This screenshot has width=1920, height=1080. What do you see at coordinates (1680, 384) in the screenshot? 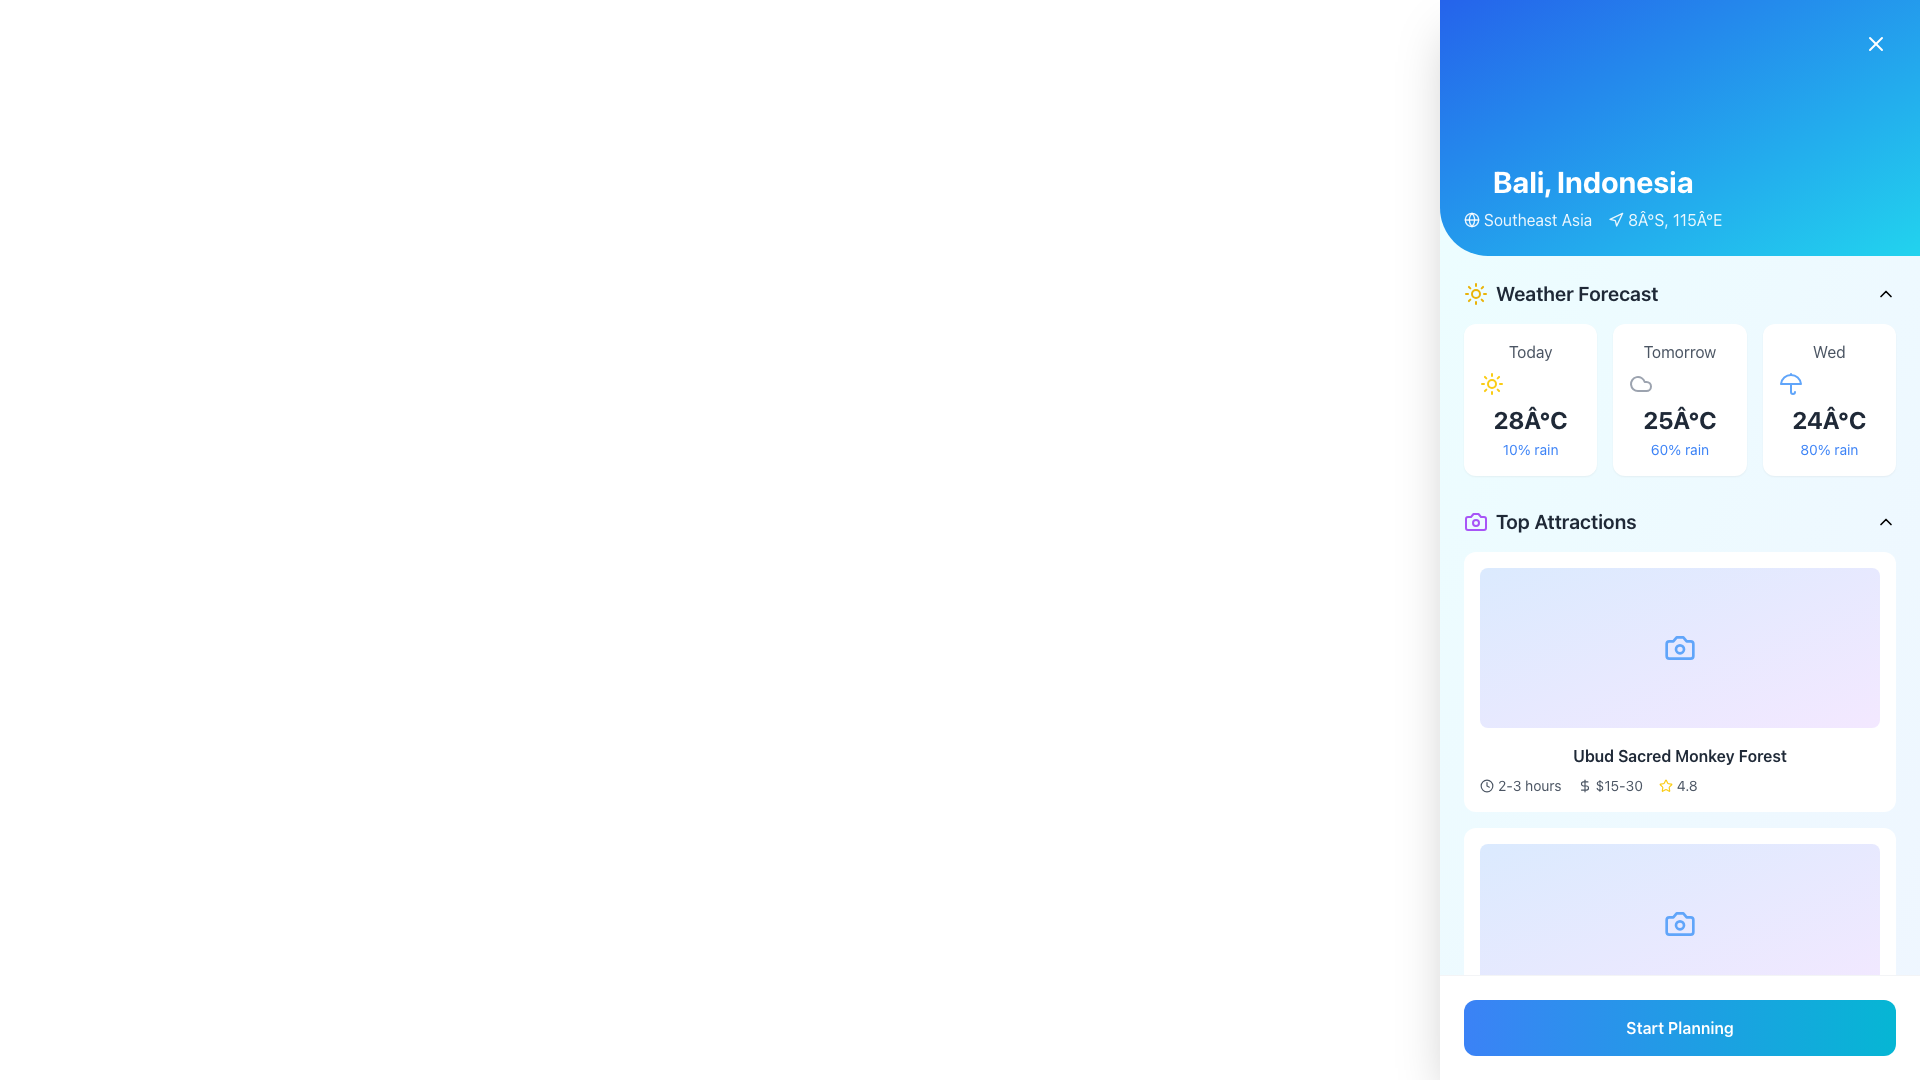
I see `weather icon representing the 'Tomorrow' forecast located in the right panel of the weather forecast section, positioned above the temperature and rain percentage information` at bounding box center [1680, 384].